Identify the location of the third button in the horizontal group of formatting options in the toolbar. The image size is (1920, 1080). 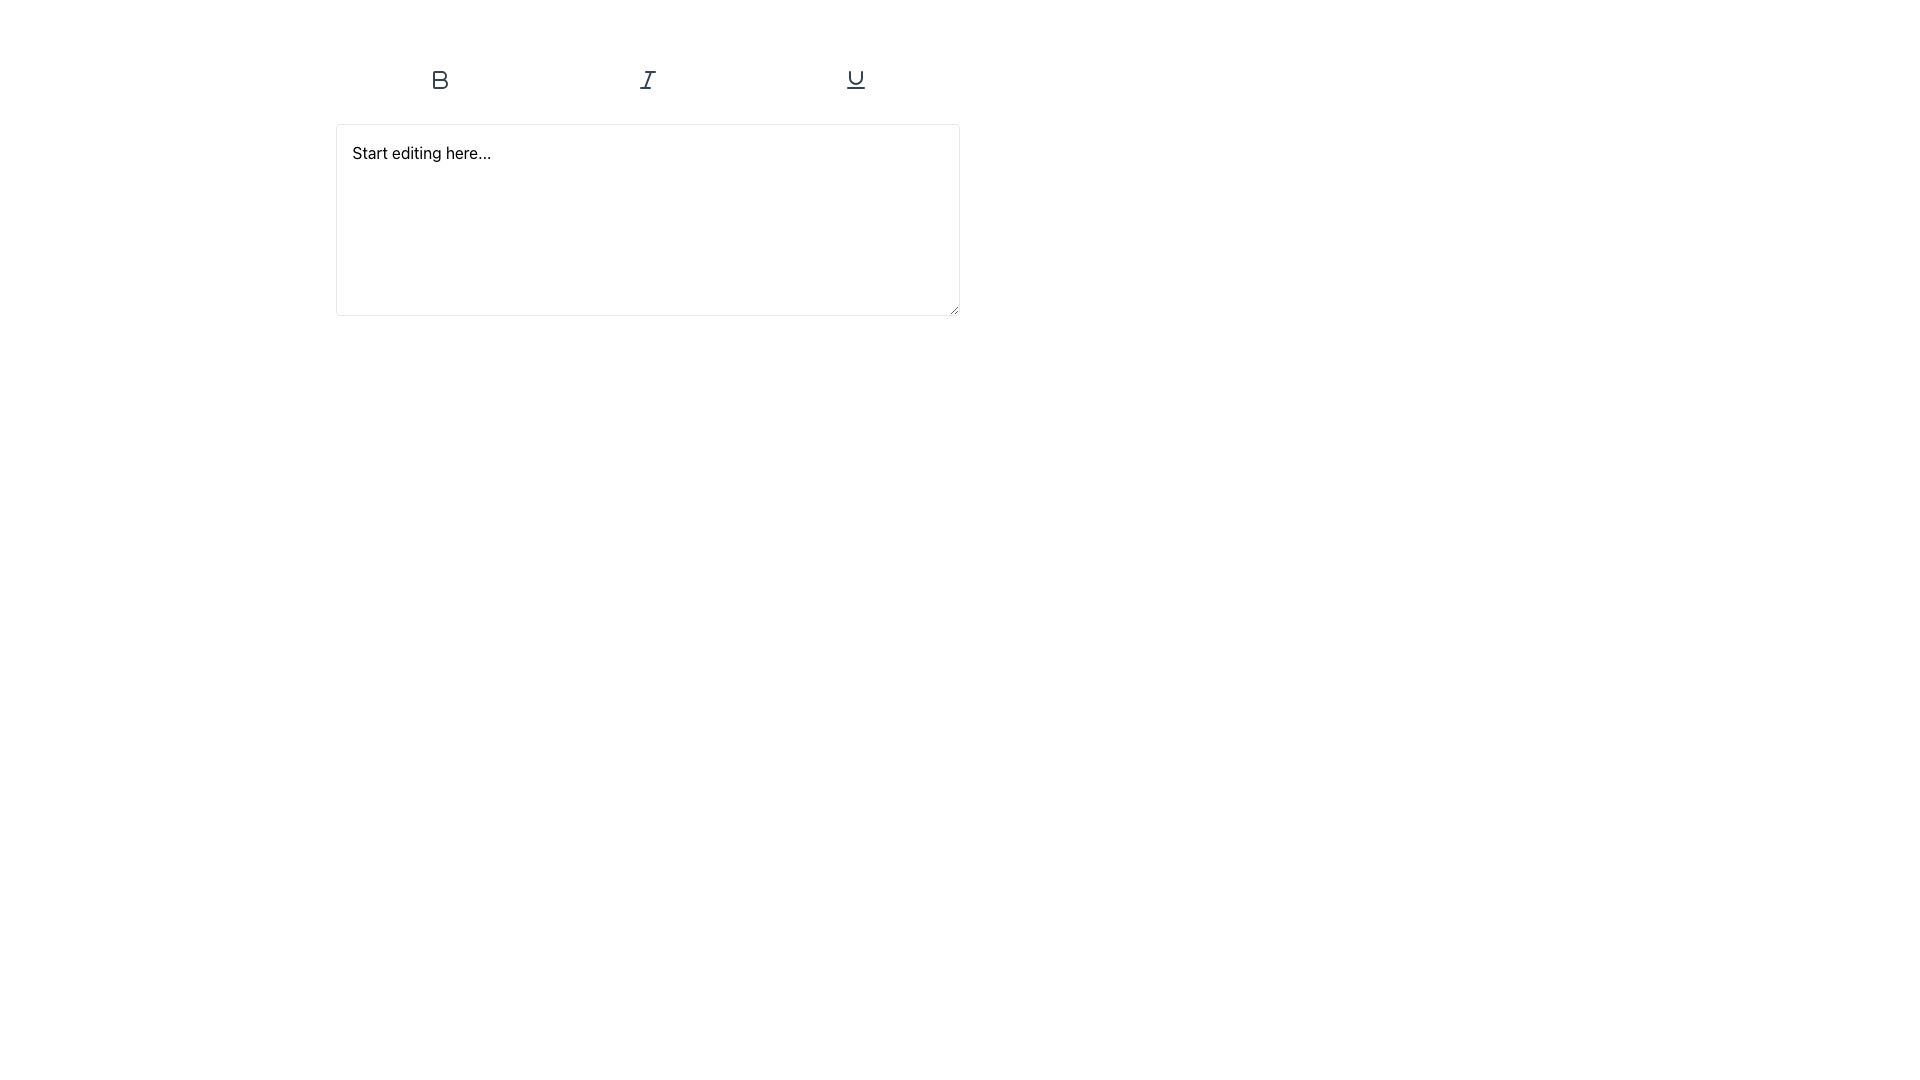
(855, 79).